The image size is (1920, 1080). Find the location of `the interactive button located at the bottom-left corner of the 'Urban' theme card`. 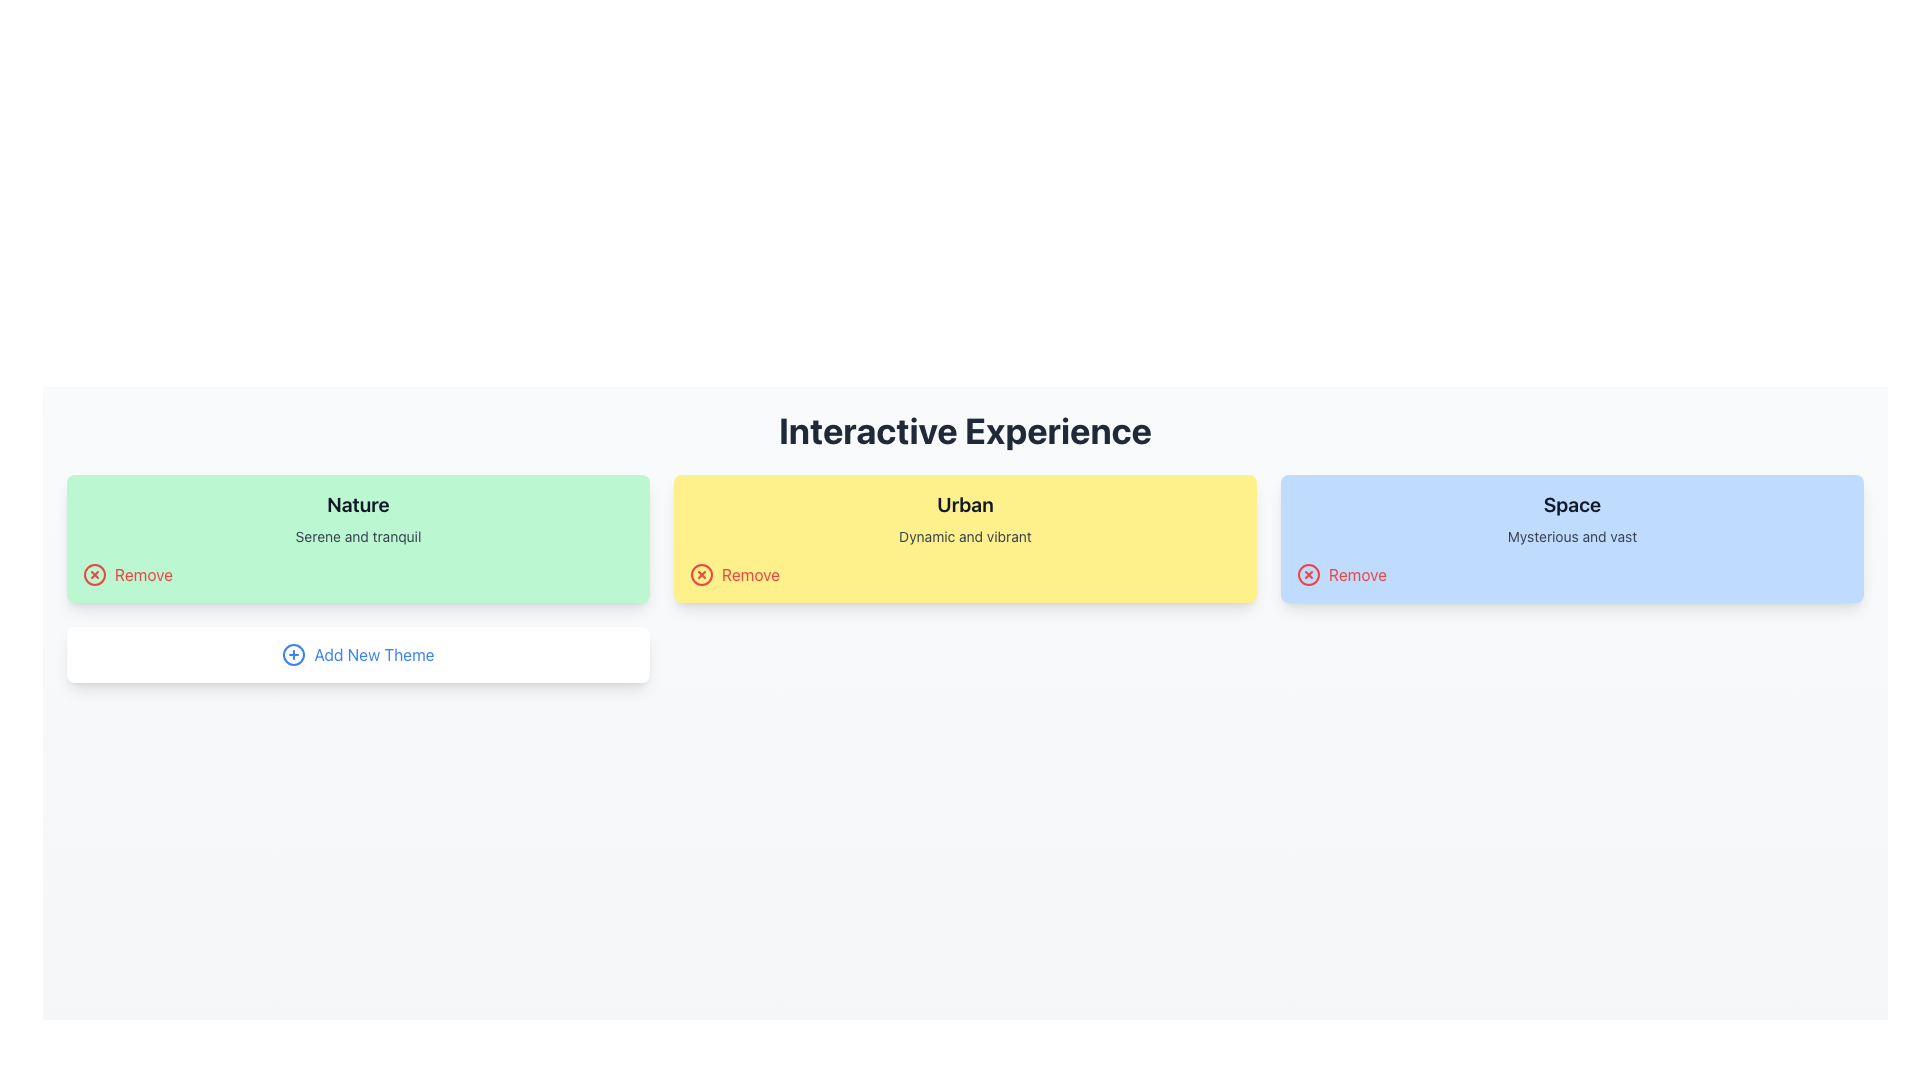

the interactive button located at the bottom-left corner of the 'Urban' theme card is located at coordinates (733, 574).